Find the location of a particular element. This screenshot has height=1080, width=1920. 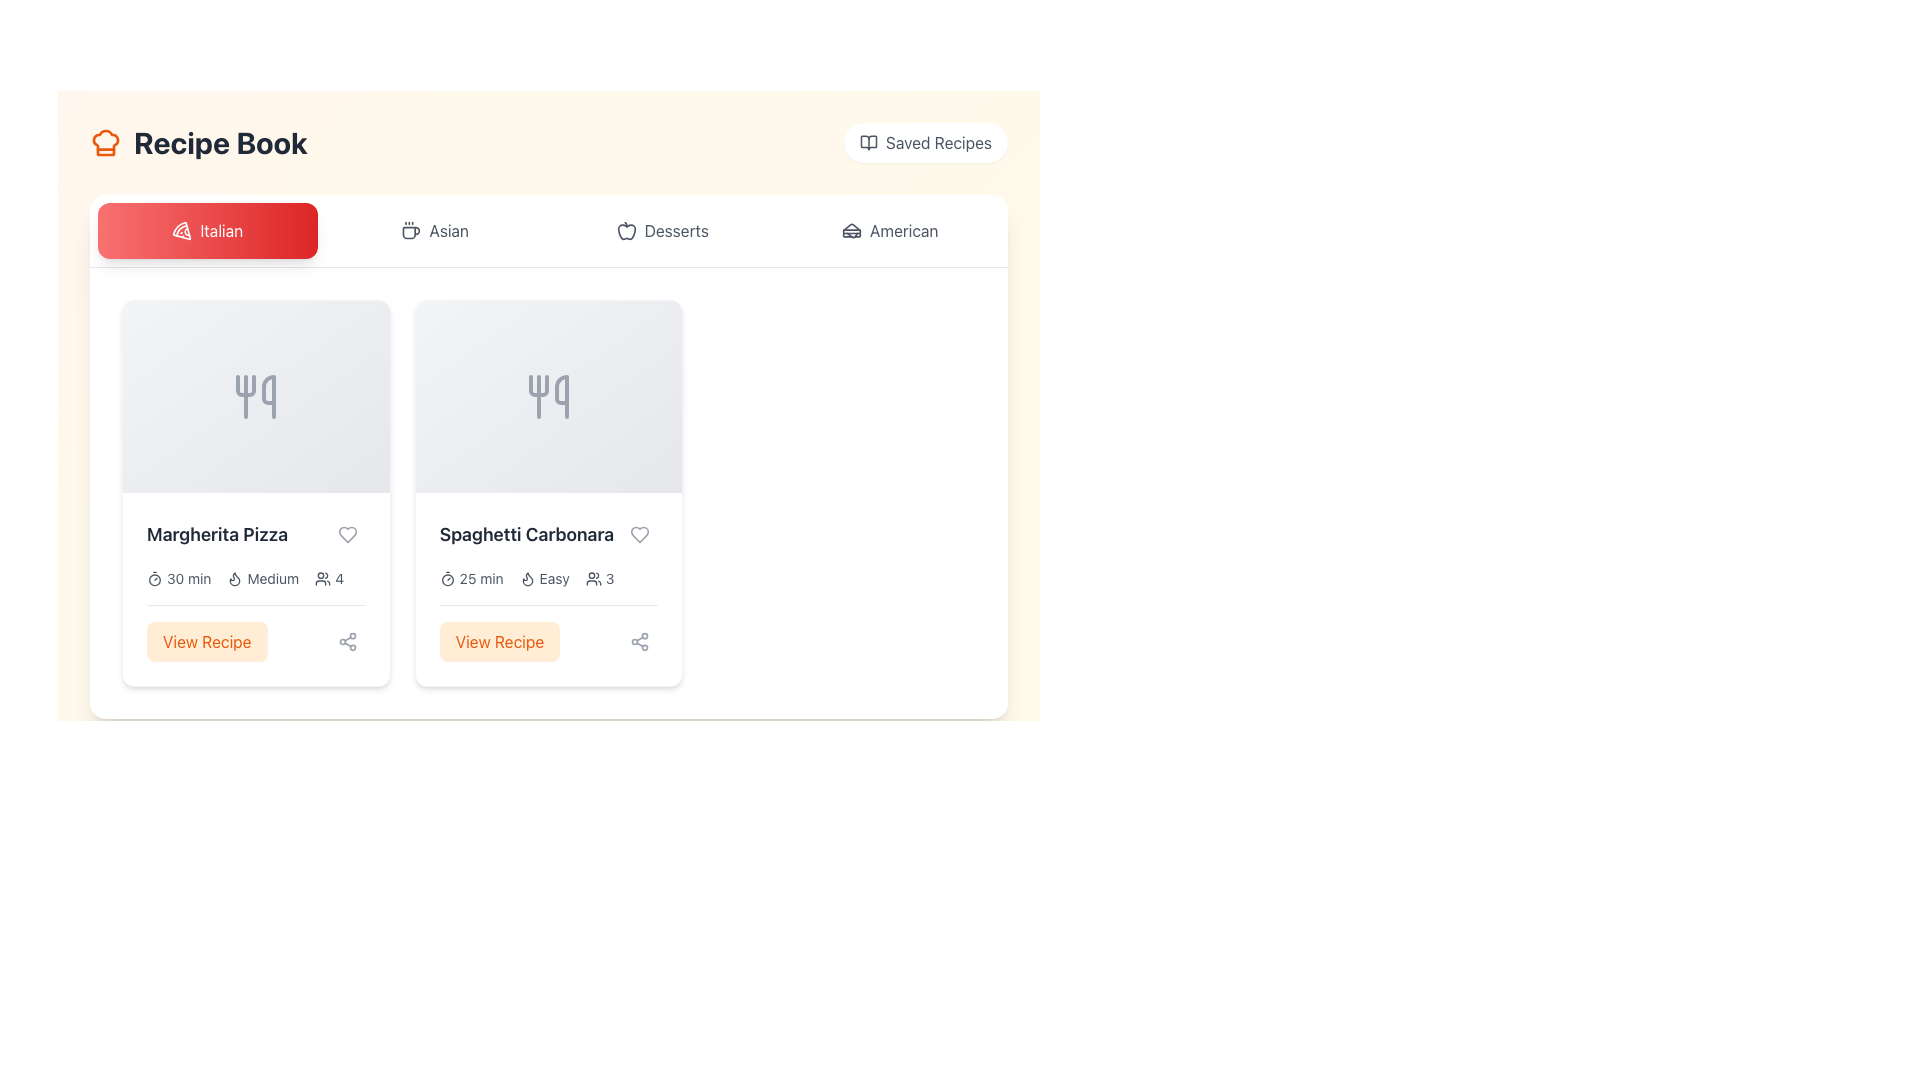

the heart icon button located in the upper-right corner of the 'Spaghetti Carbonara' recipe card is located at coordinates (640, 534).